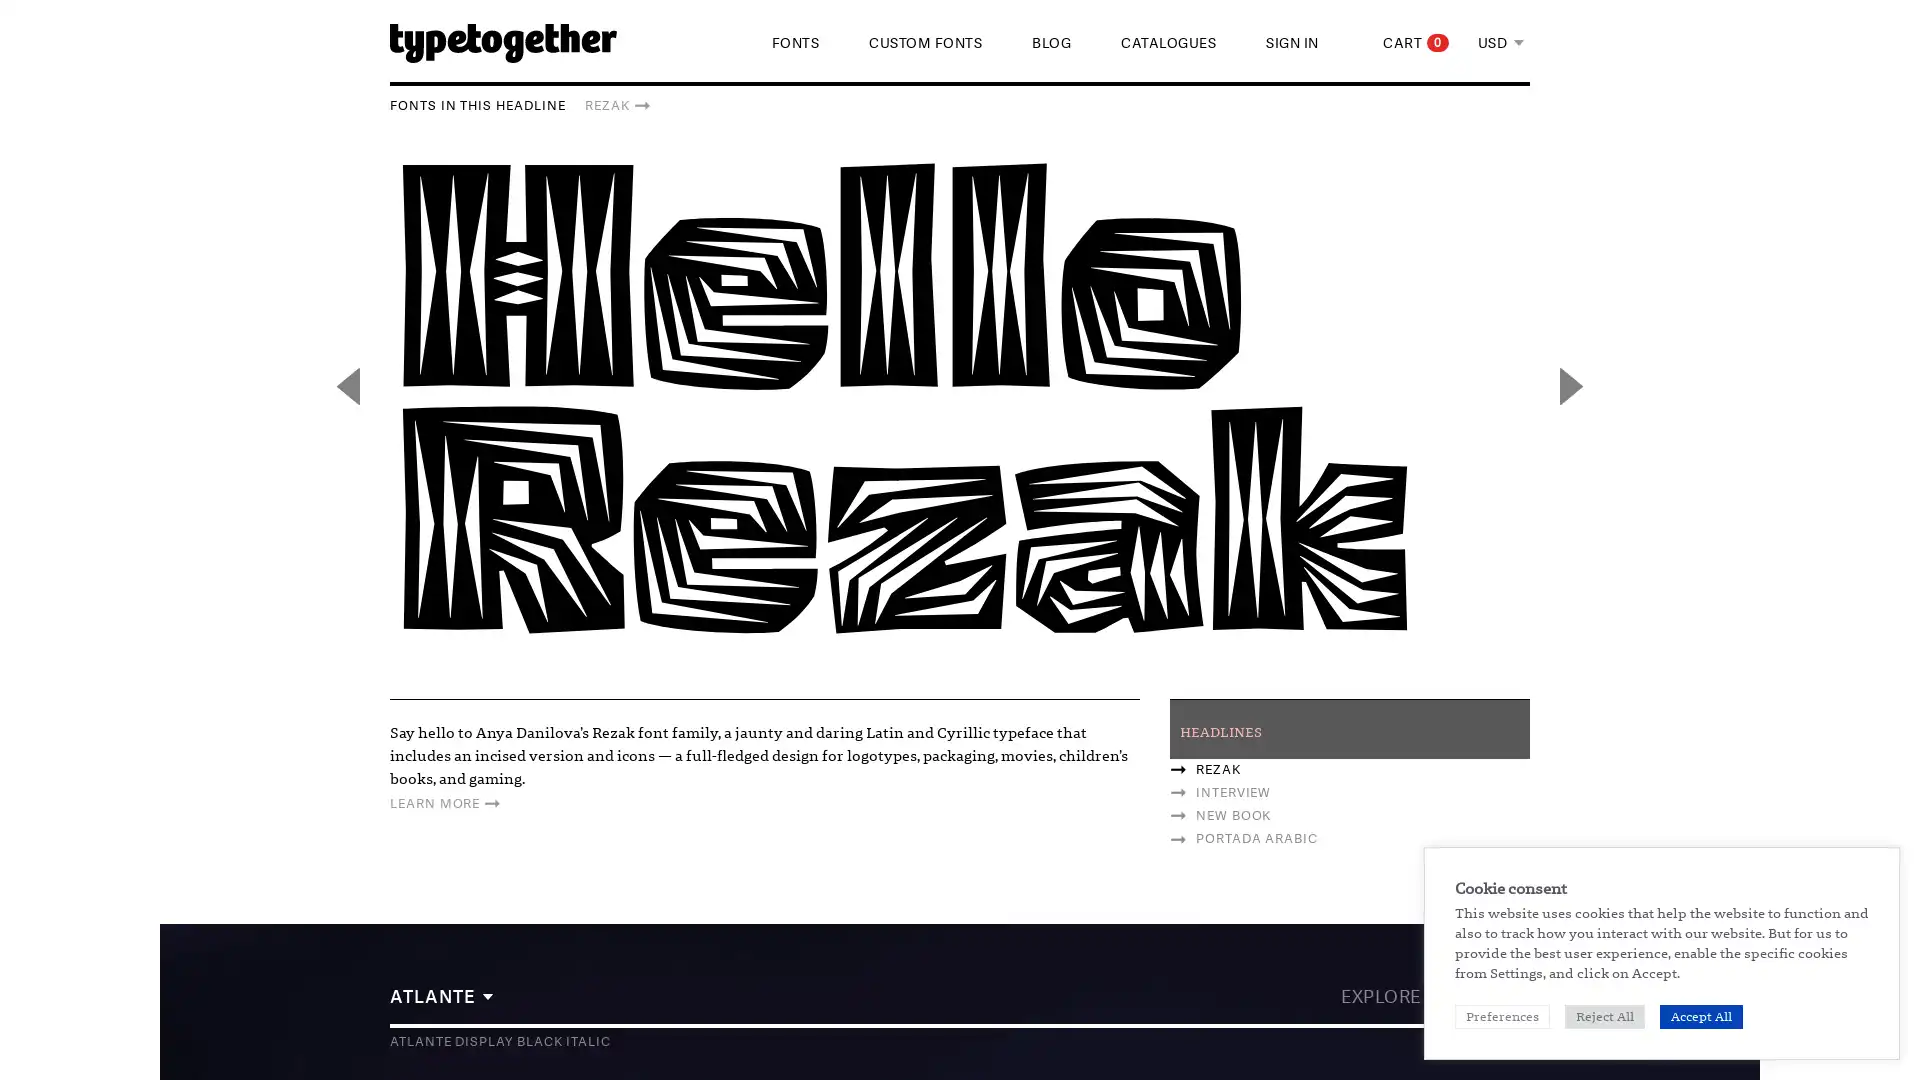 This screenshot has height=1080, width=1920. Describe the element at coordinates (1604, 1017) in the screenshot. I see `Reject All` at that location.